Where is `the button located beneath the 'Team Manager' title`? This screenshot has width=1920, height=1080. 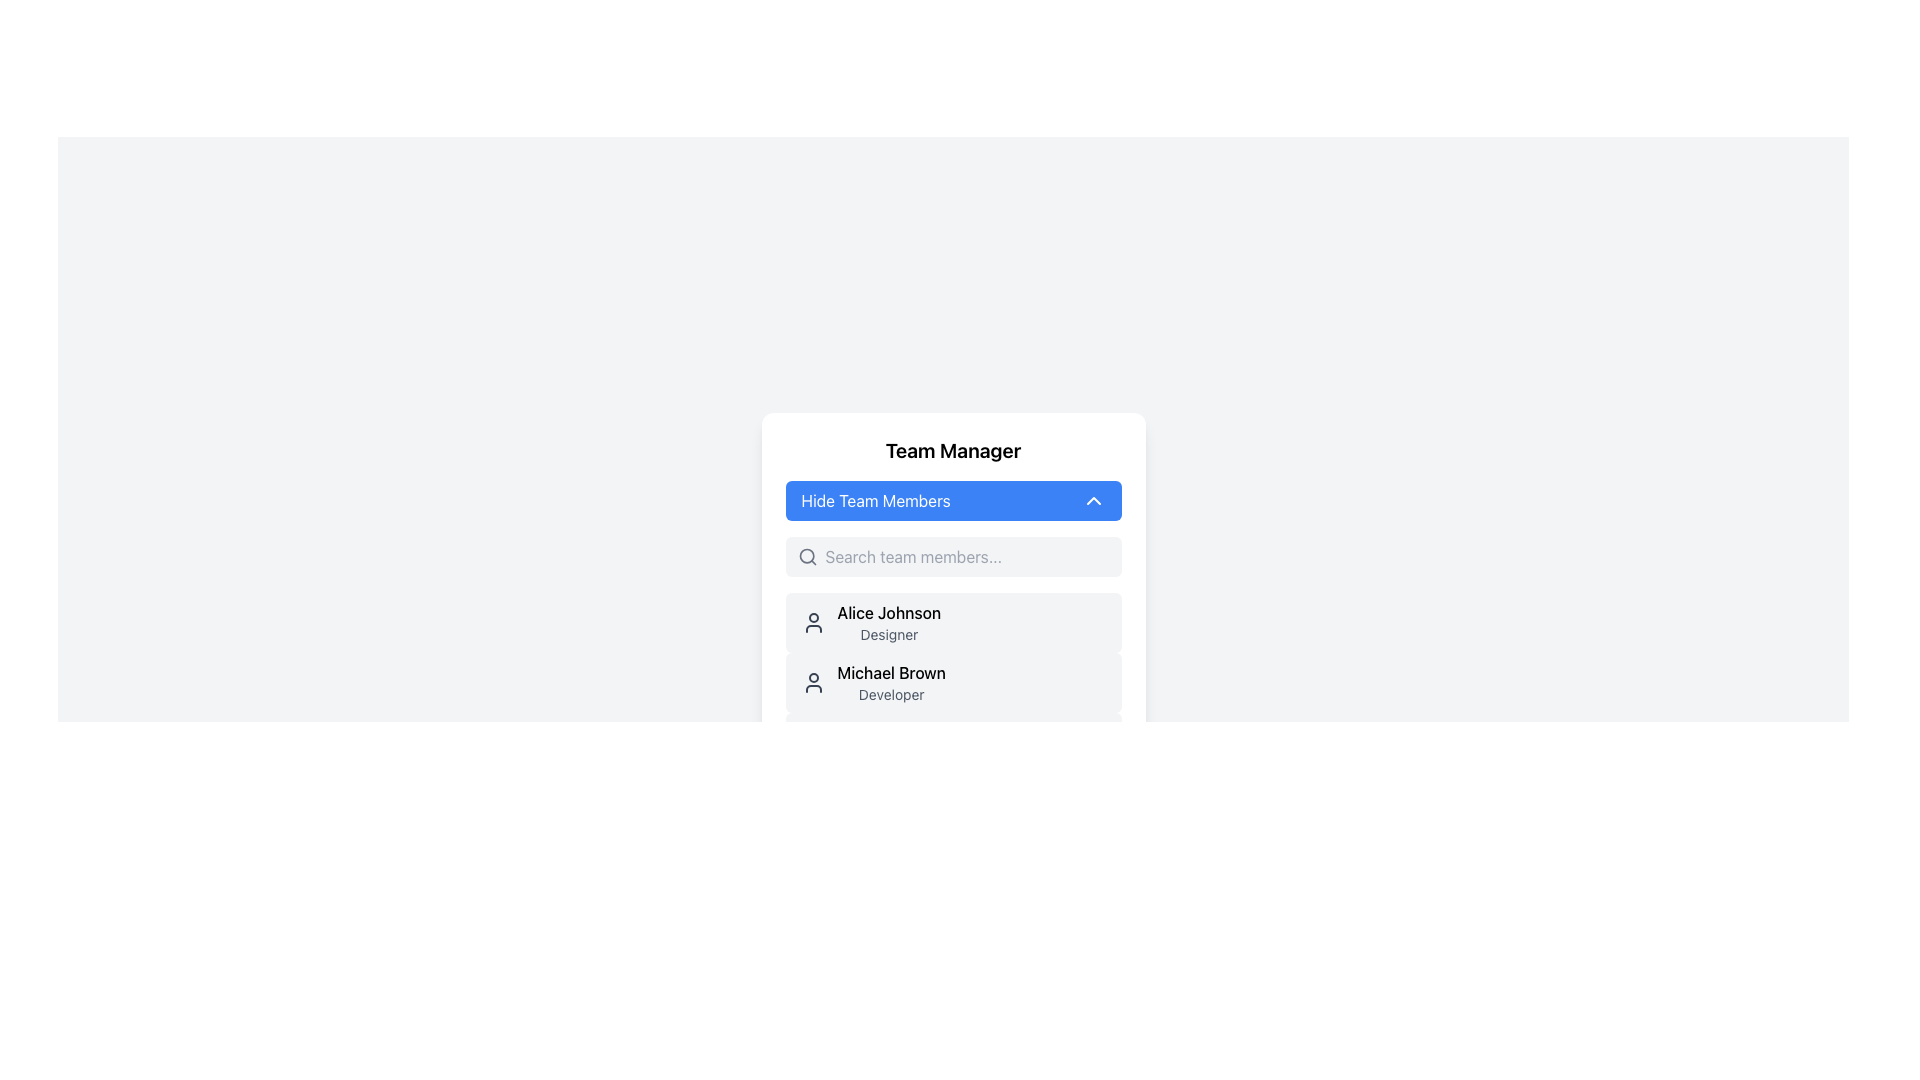 the button located beneath the 'Team Manager' title is located at coordinates (952, 500).